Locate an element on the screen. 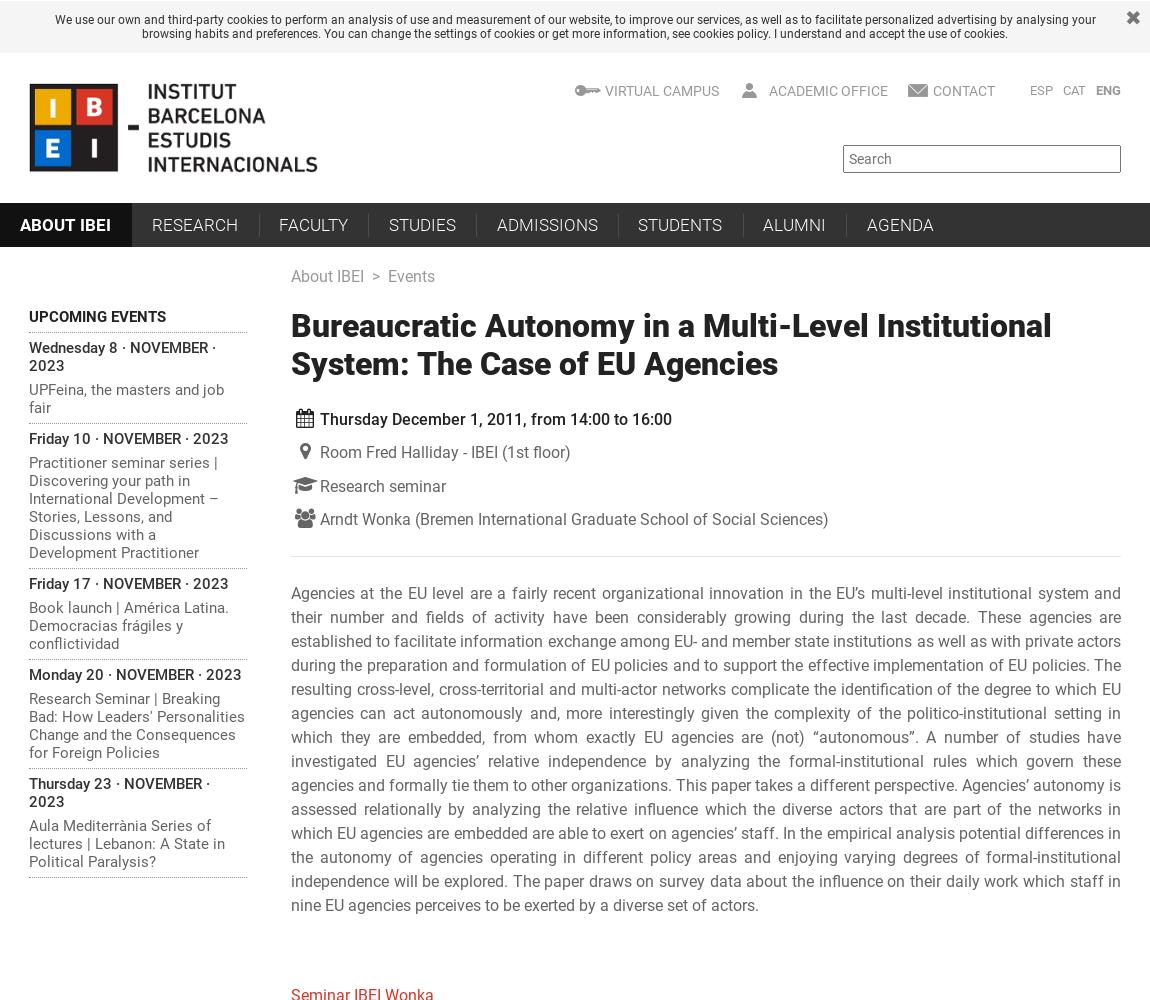 This screenshot has height=1000, width=1150. 'Agenda' is located at coordinates (899, 223).